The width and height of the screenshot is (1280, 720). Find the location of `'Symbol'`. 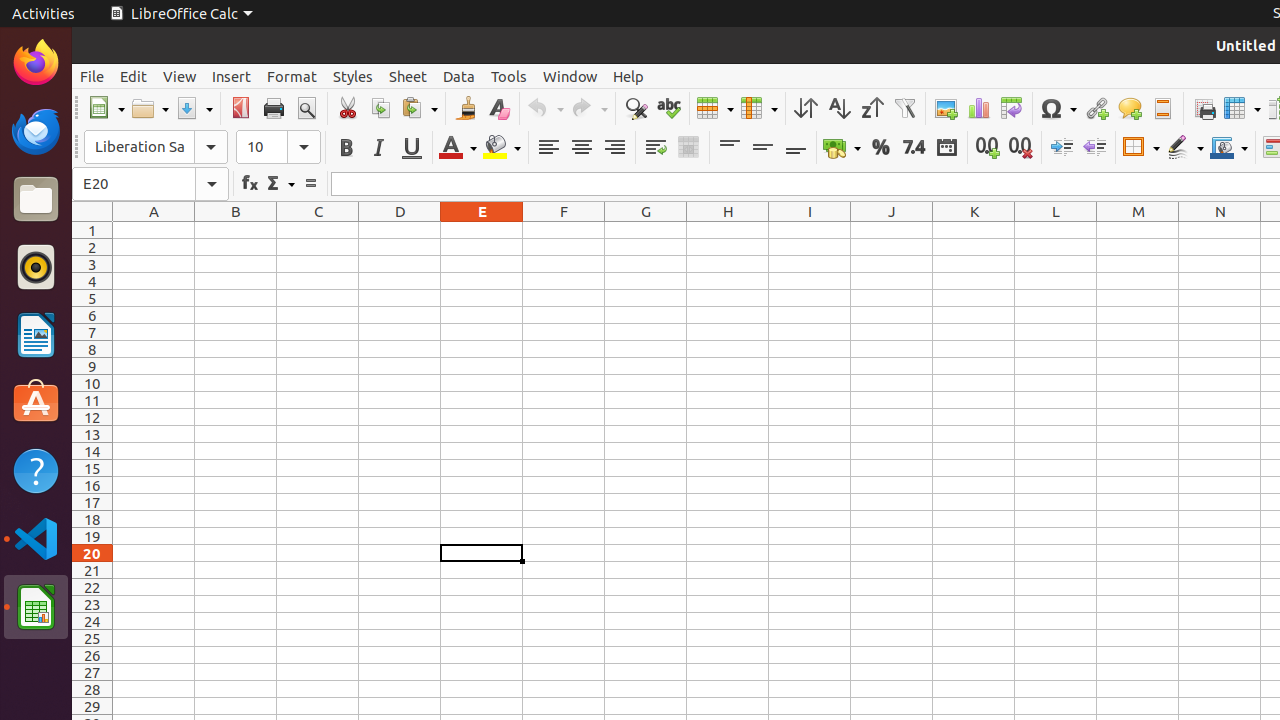

'Symbol' is located at coordinates (1057, 108).